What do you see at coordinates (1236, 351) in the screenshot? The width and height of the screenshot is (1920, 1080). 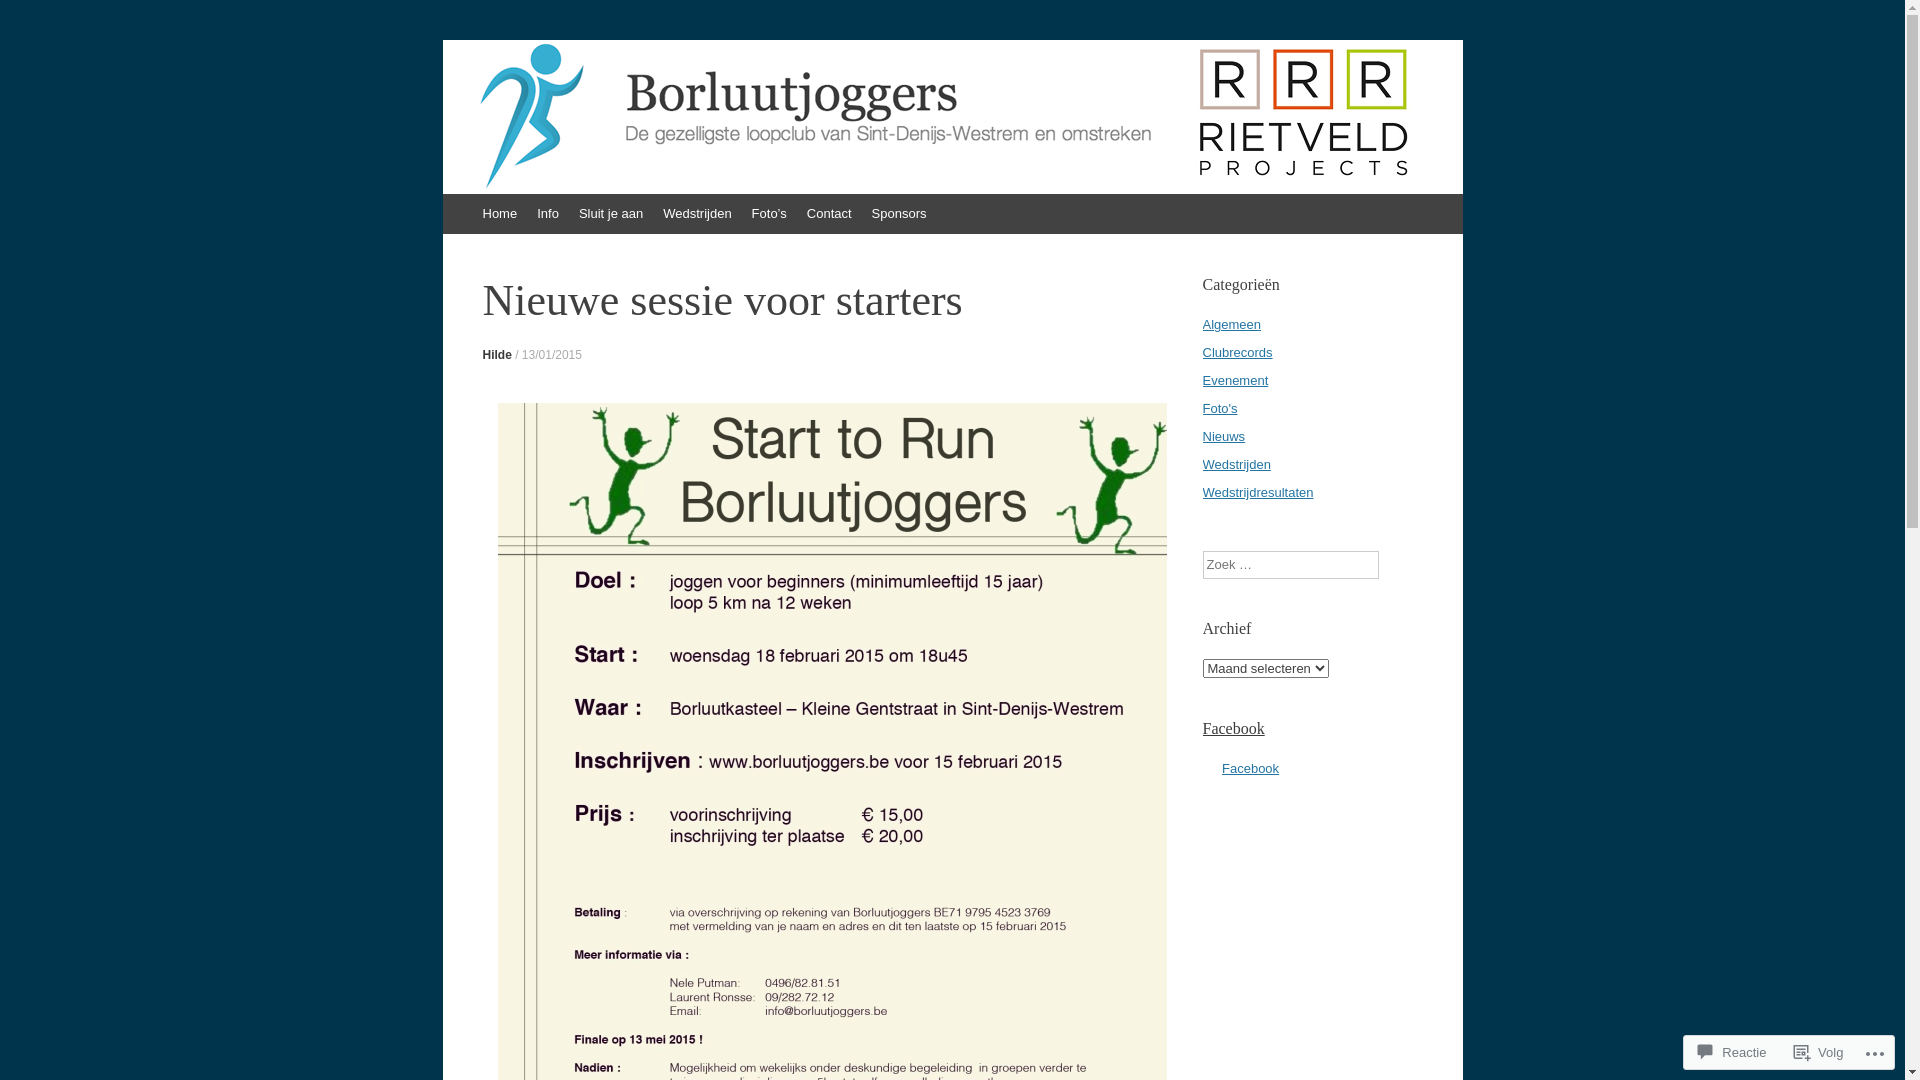 I see `'Clubrecords'` at bounding box center [1236, 351].